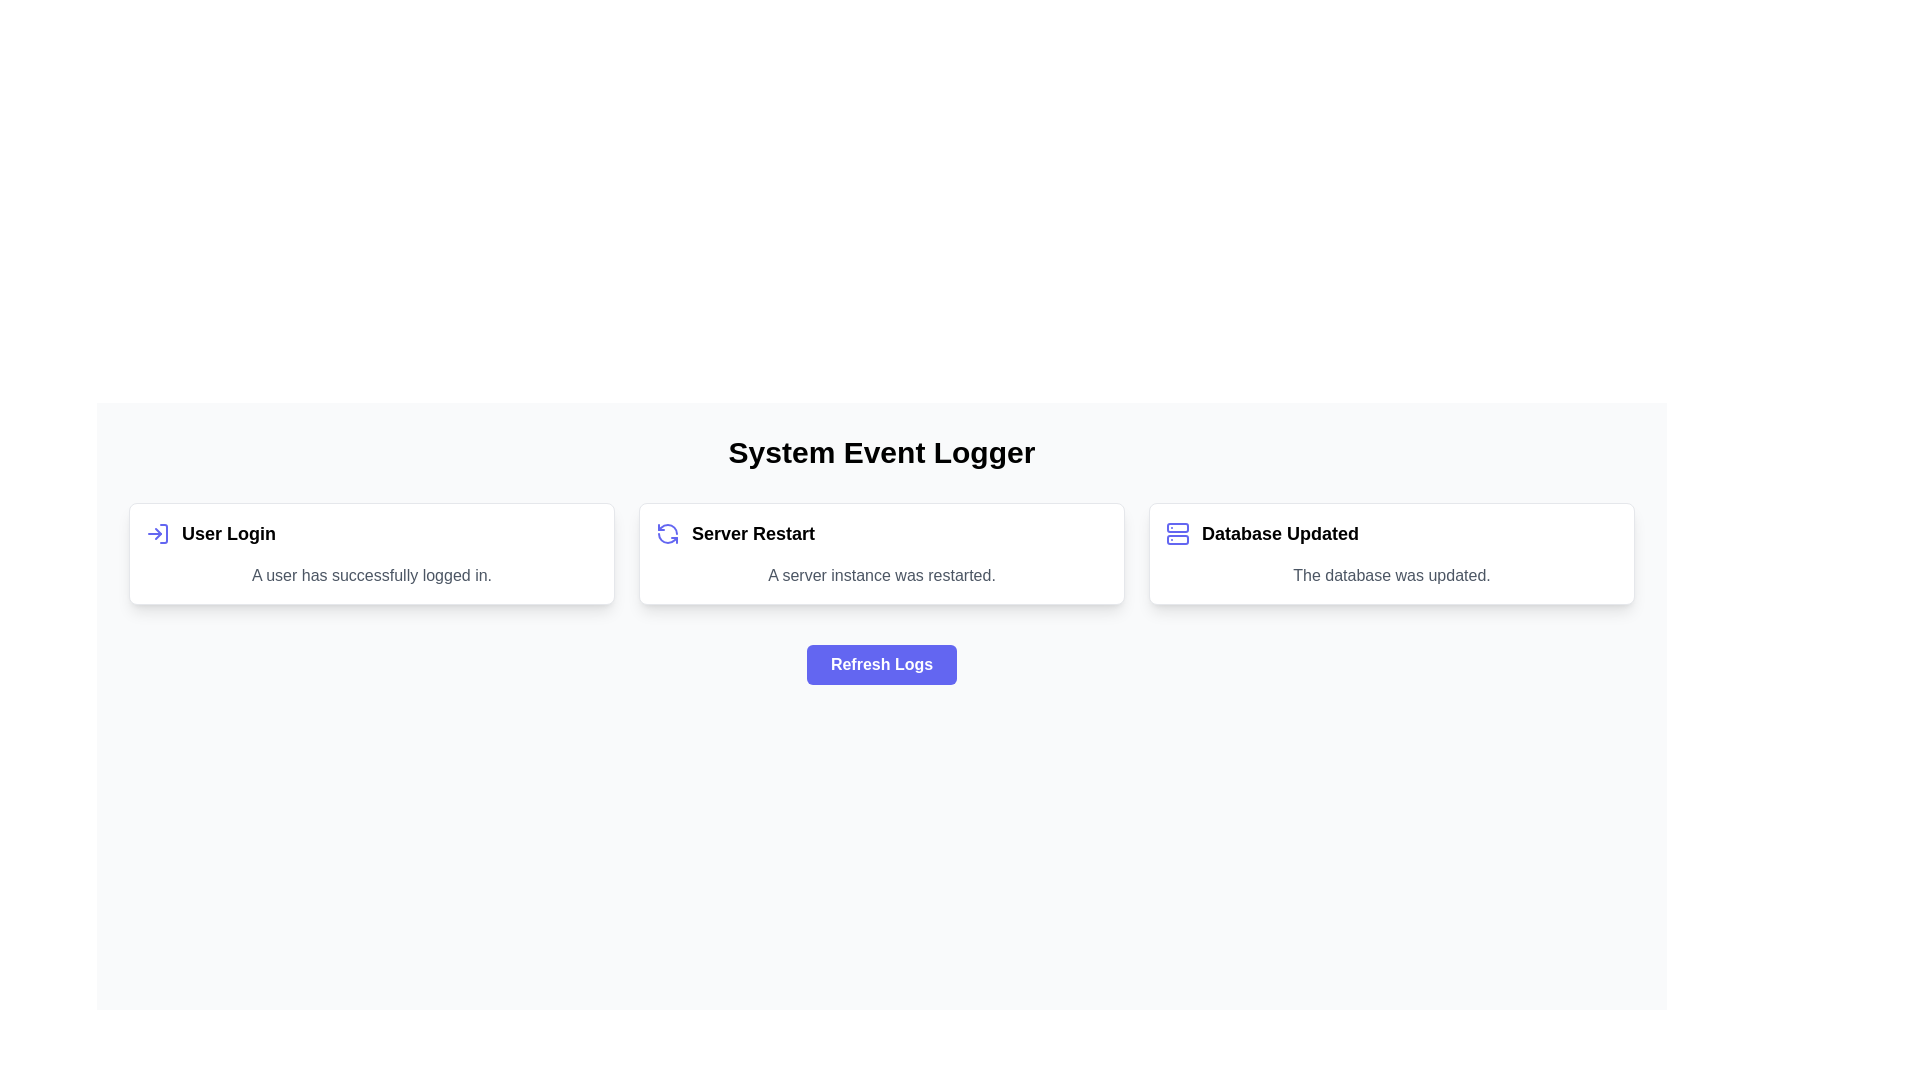 Image resolution: width=1920 pixels, height=1080 pixels. I want to click on the 'User Login' icon positioned at the top-left corner of the 'User Login' card, aligned left to the text 'User Login', so click(157, 532).